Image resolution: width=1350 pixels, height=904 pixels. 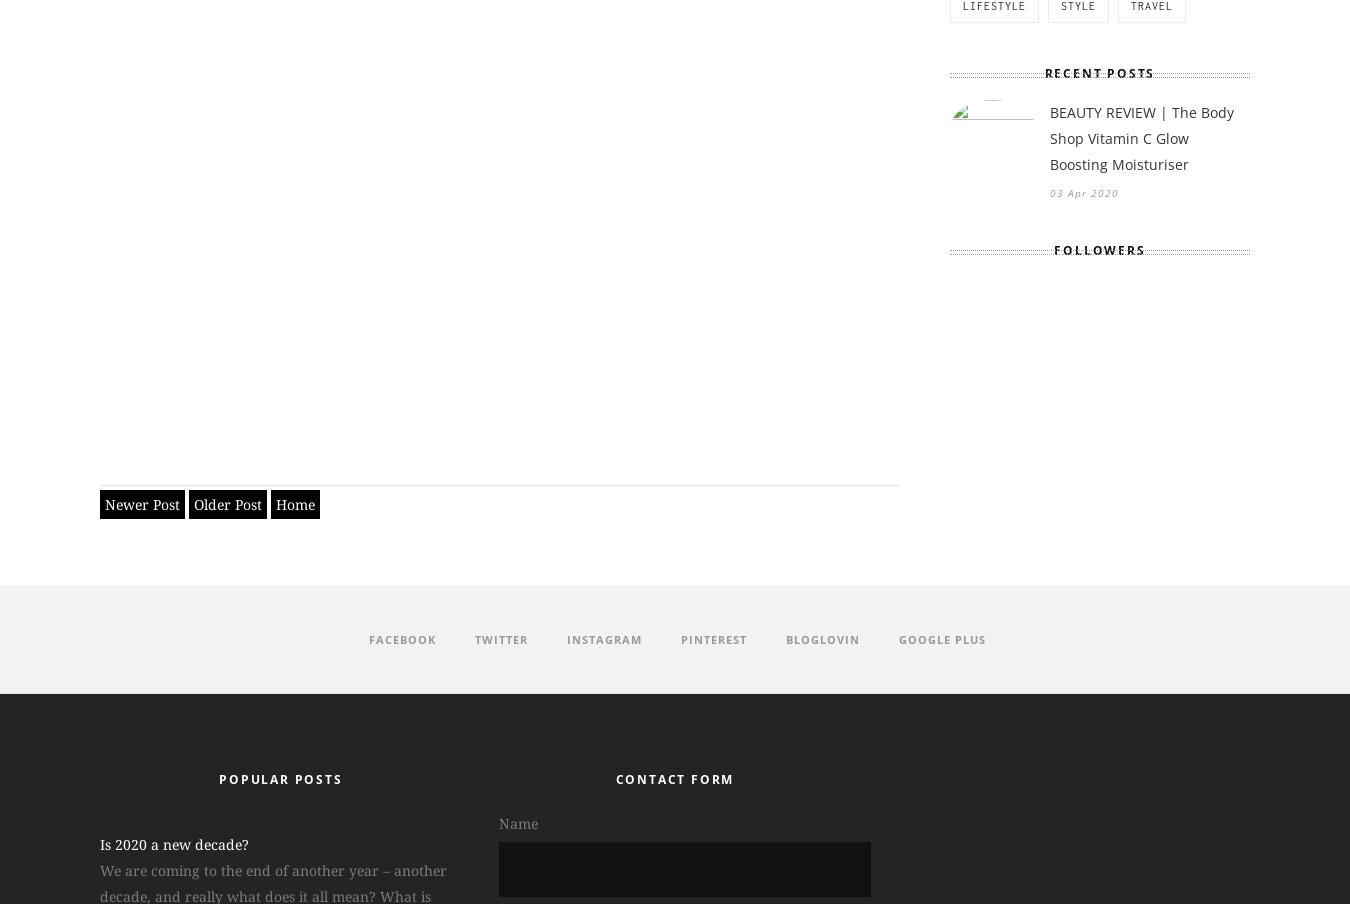 I want to click on 'Older Post', so click(x=193, y=502).